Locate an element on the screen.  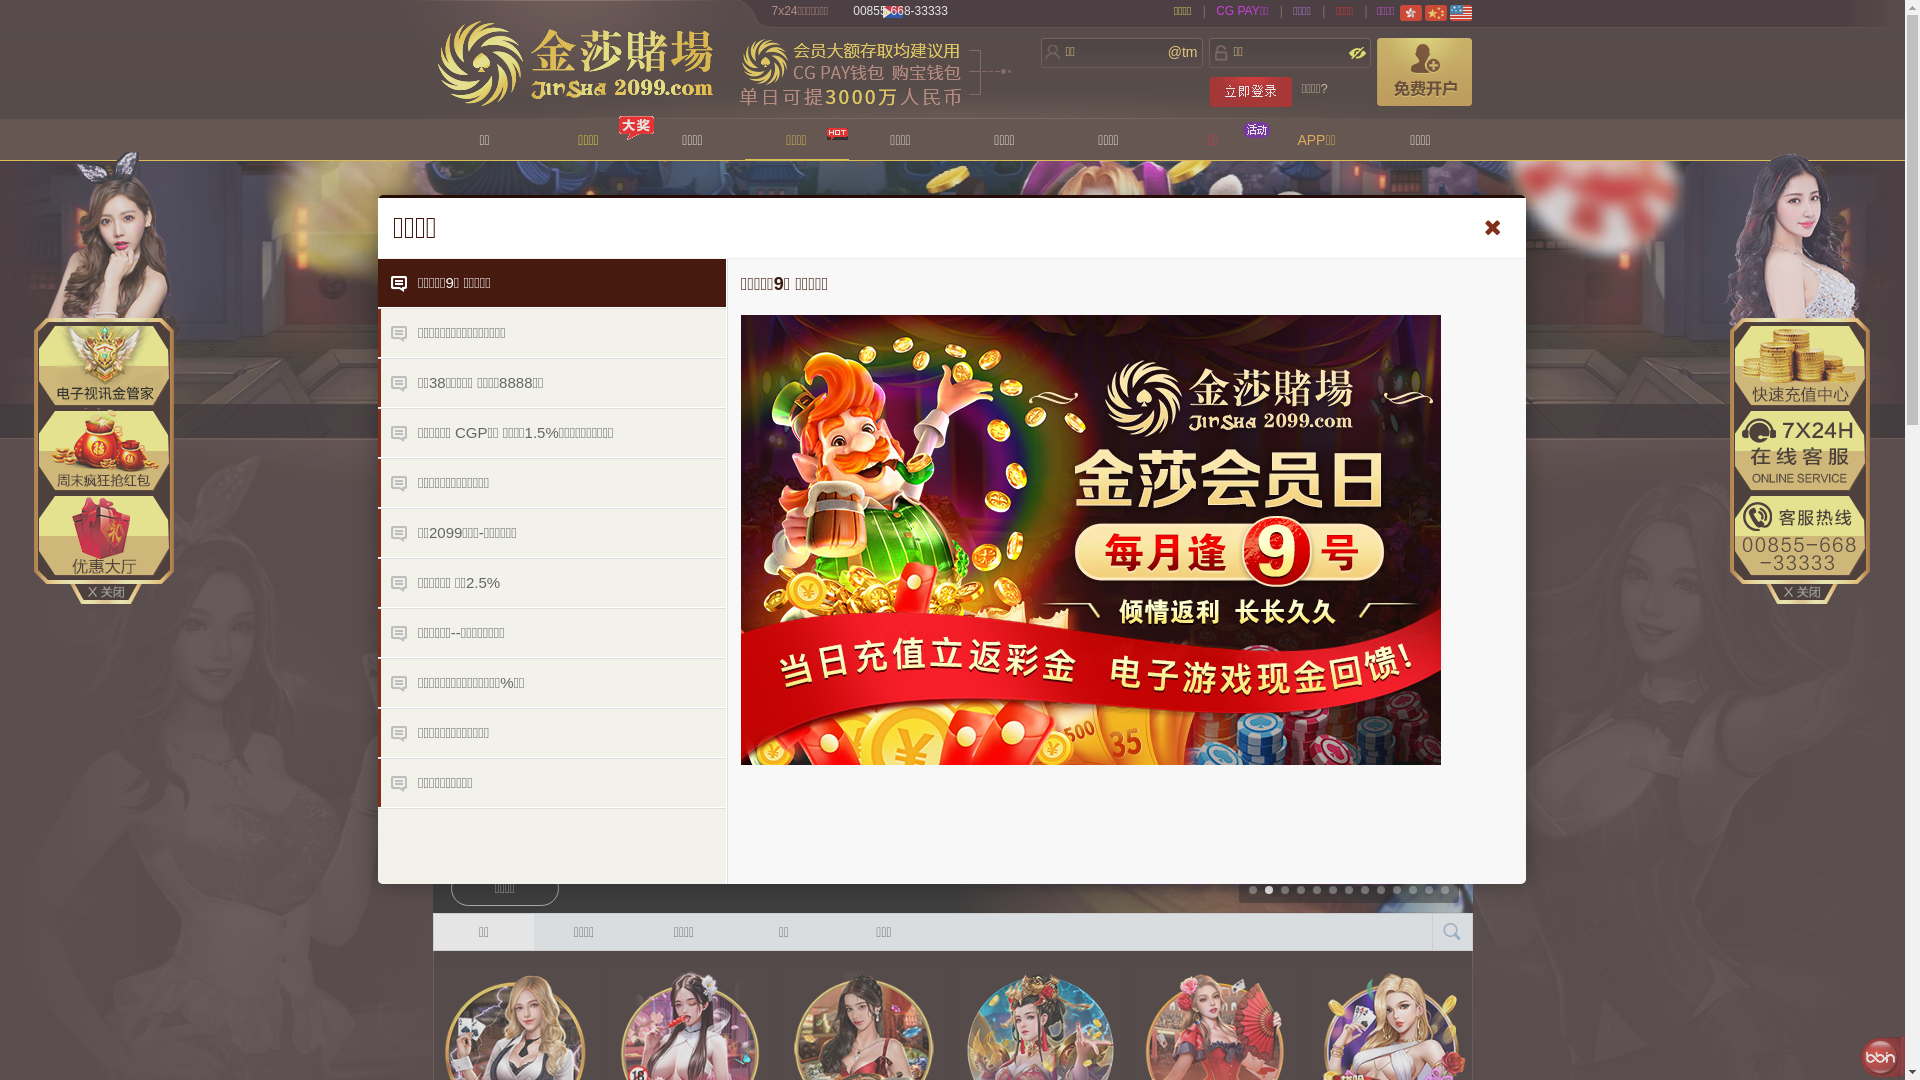
'English' is located at coordinates (1460, 12).